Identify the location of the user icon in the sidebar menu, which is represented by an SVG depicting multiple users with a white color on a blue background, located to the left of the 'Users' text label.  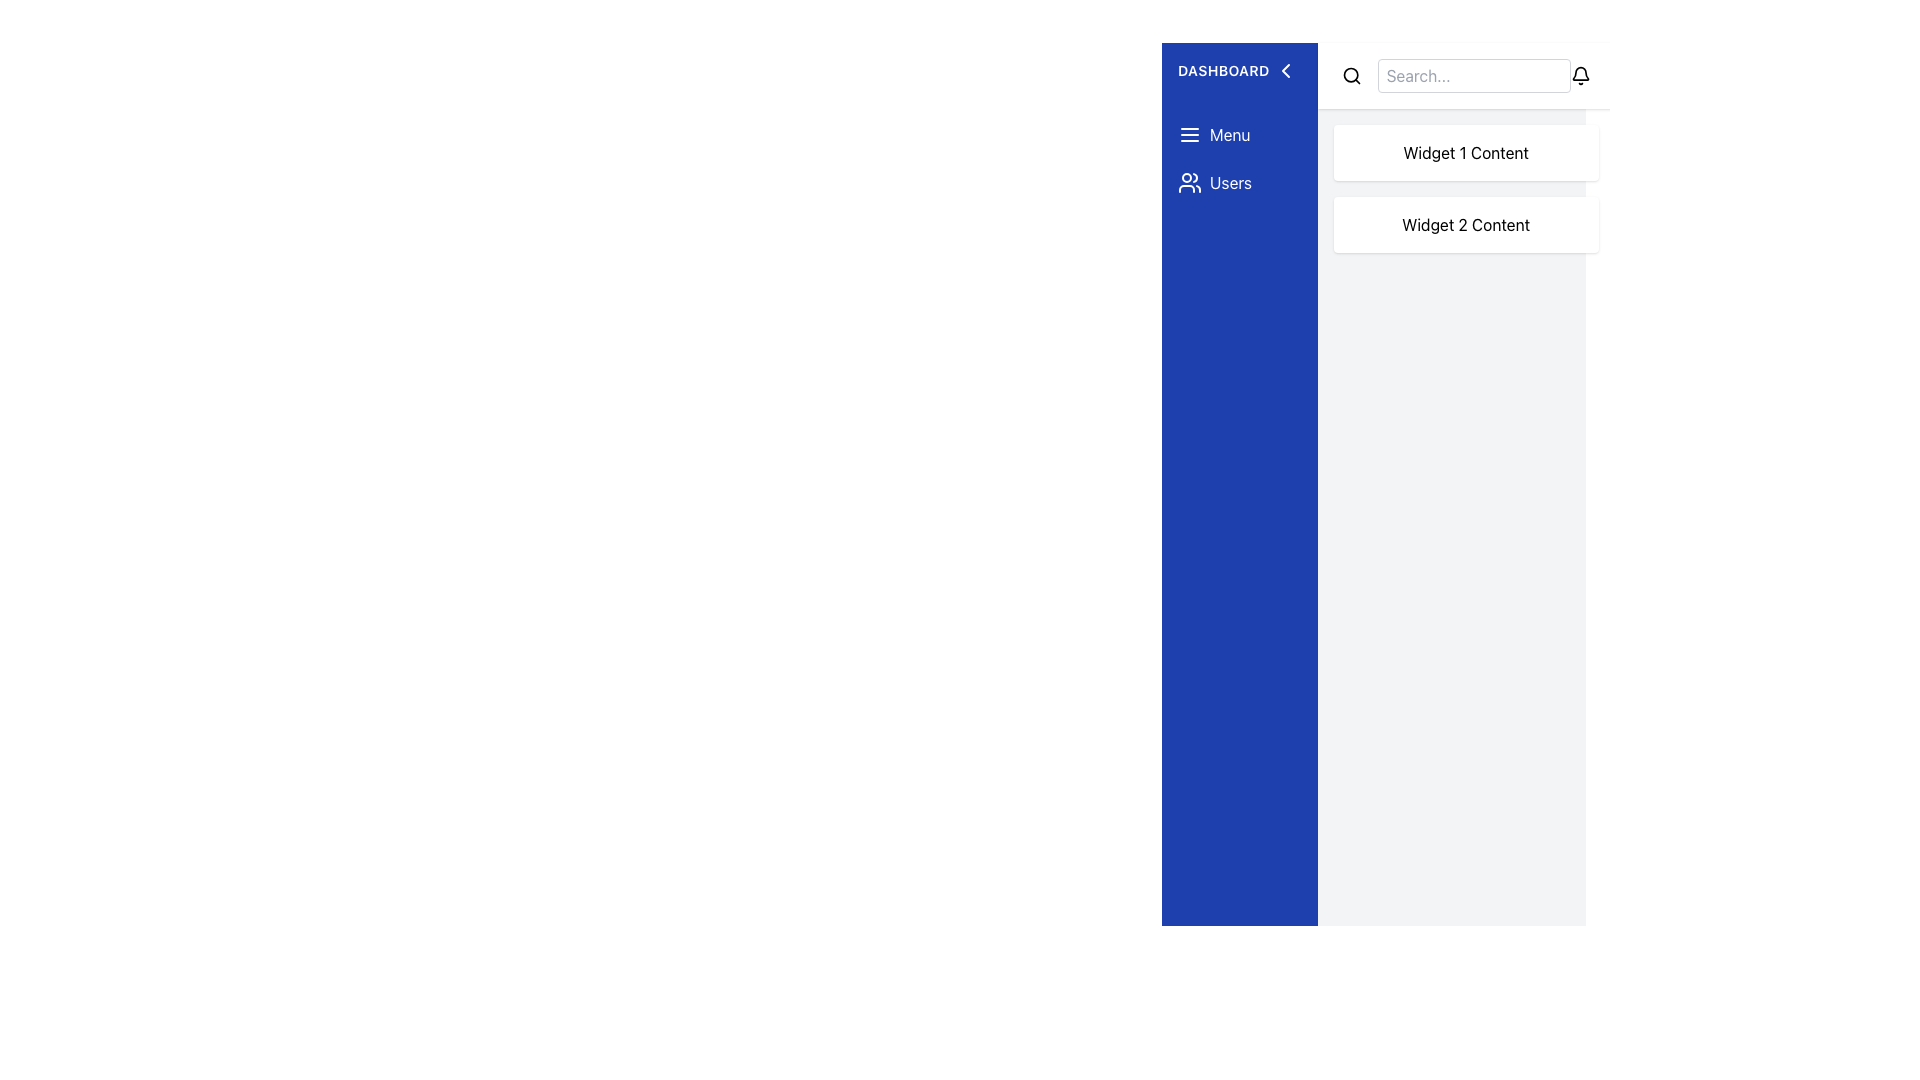
(1190, 182).